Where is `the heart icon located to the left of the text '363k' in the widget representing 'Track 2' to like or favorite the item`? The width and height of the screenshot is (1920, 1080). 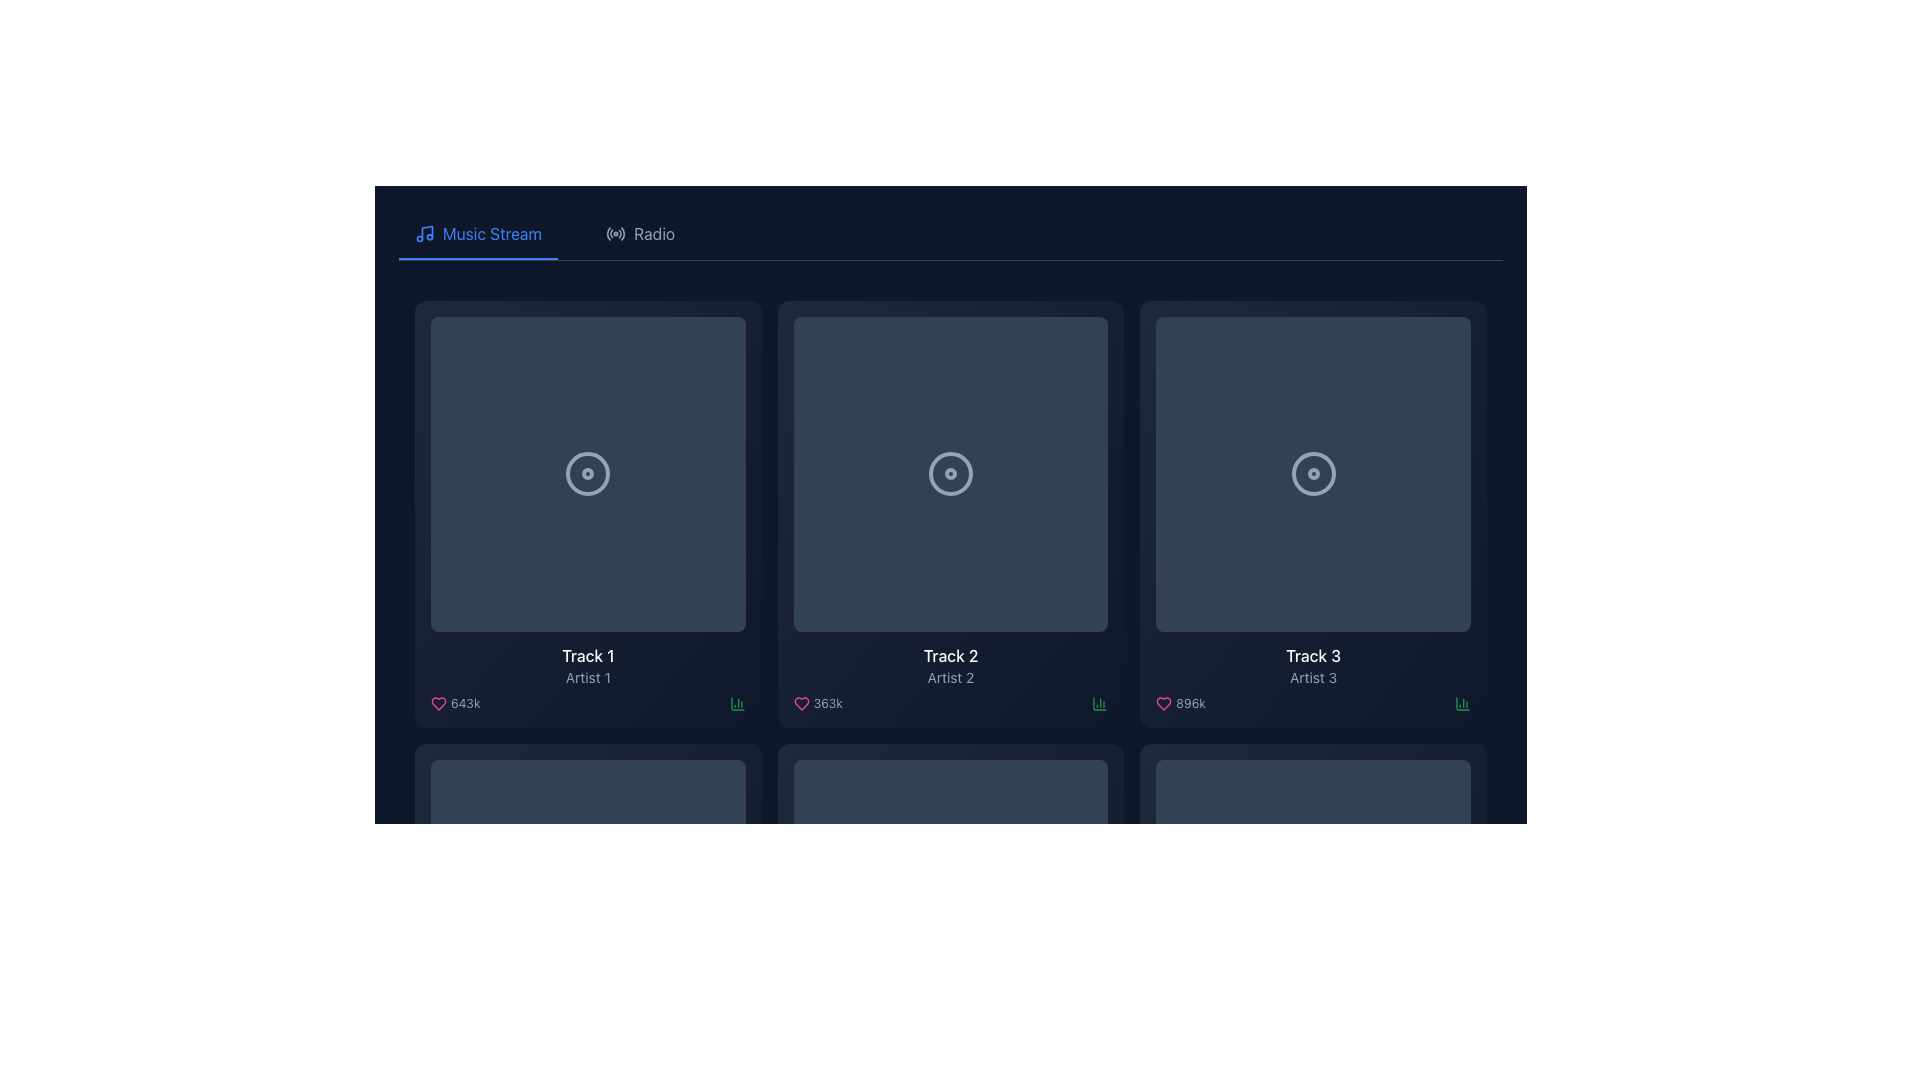 the heart icon located to the left of the text '363k' in the widget representing 'Track 2' to like or favorite the item is located at coordinates (801, 702).